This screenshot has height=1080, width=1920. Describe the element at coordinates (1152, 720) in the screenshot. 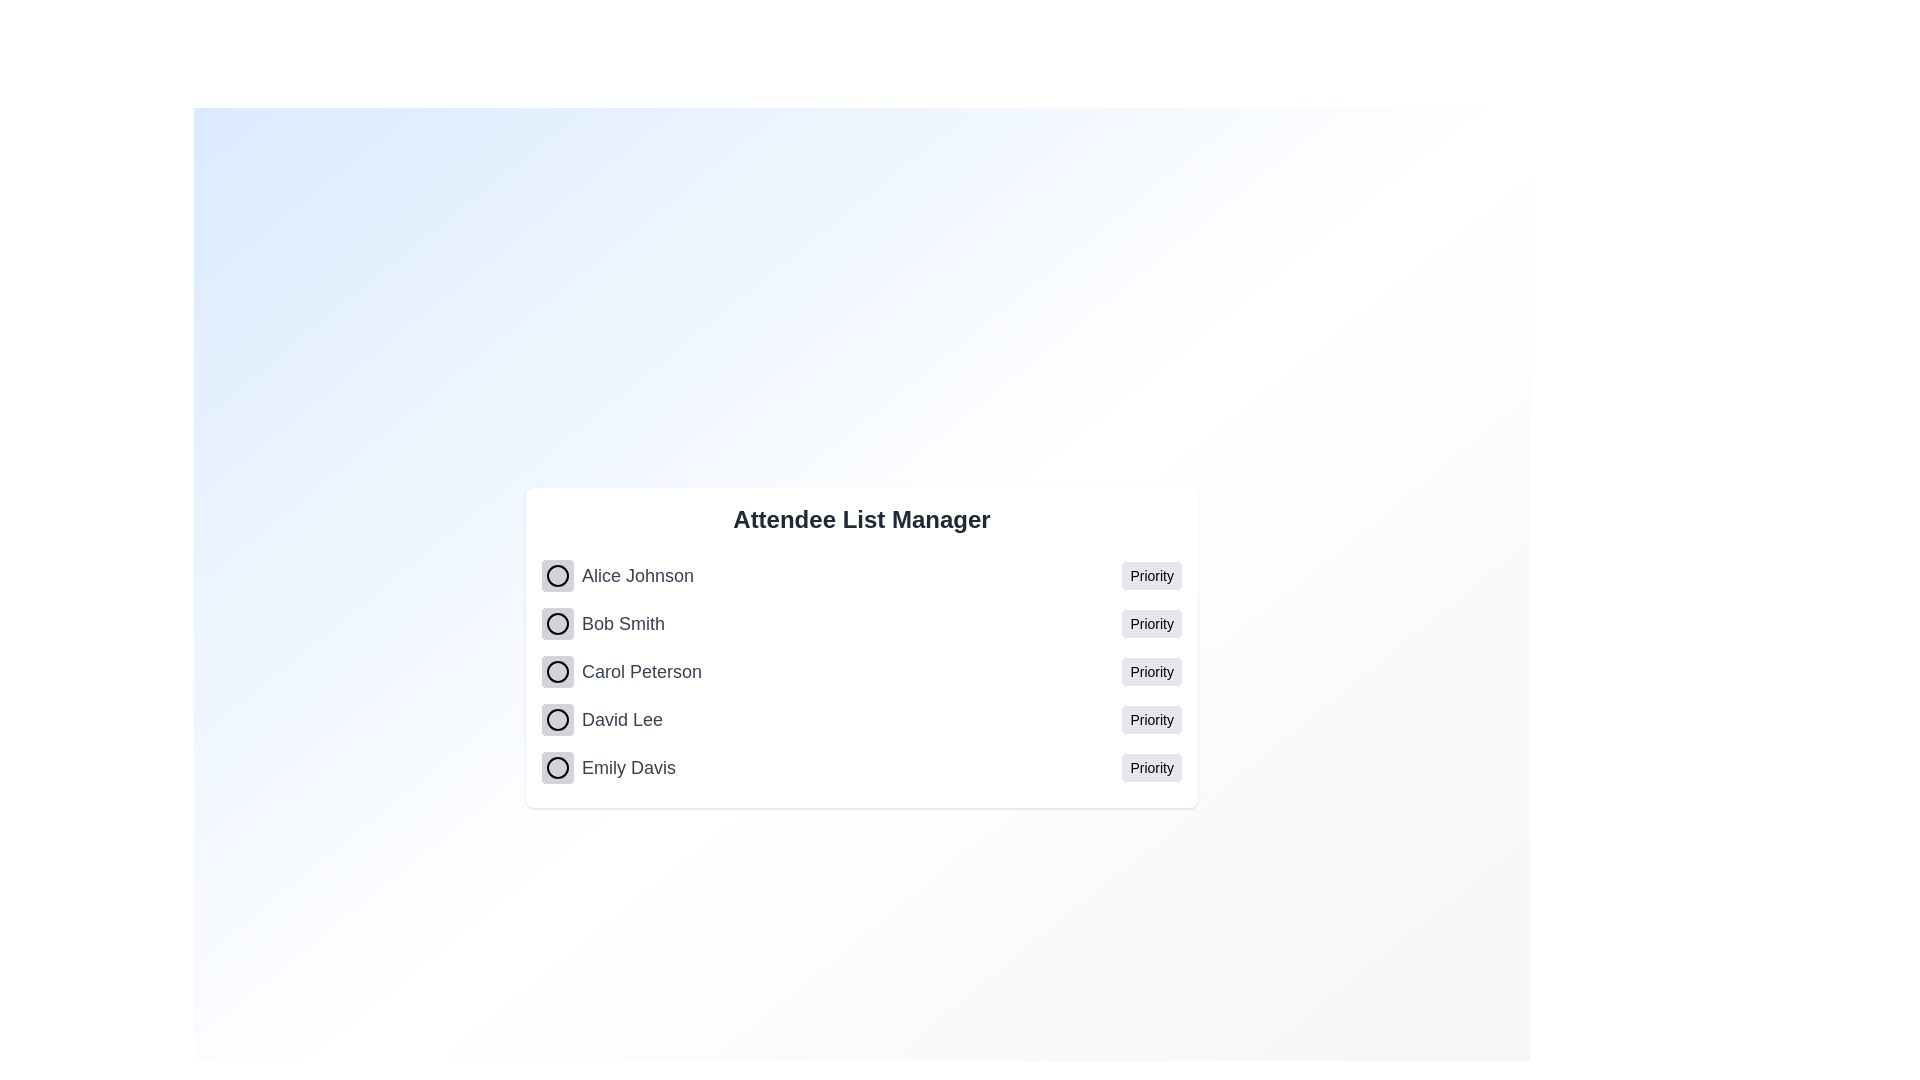

I see `the priority status for David Lee by clicking the 'Priority' button next to their name` at that location.